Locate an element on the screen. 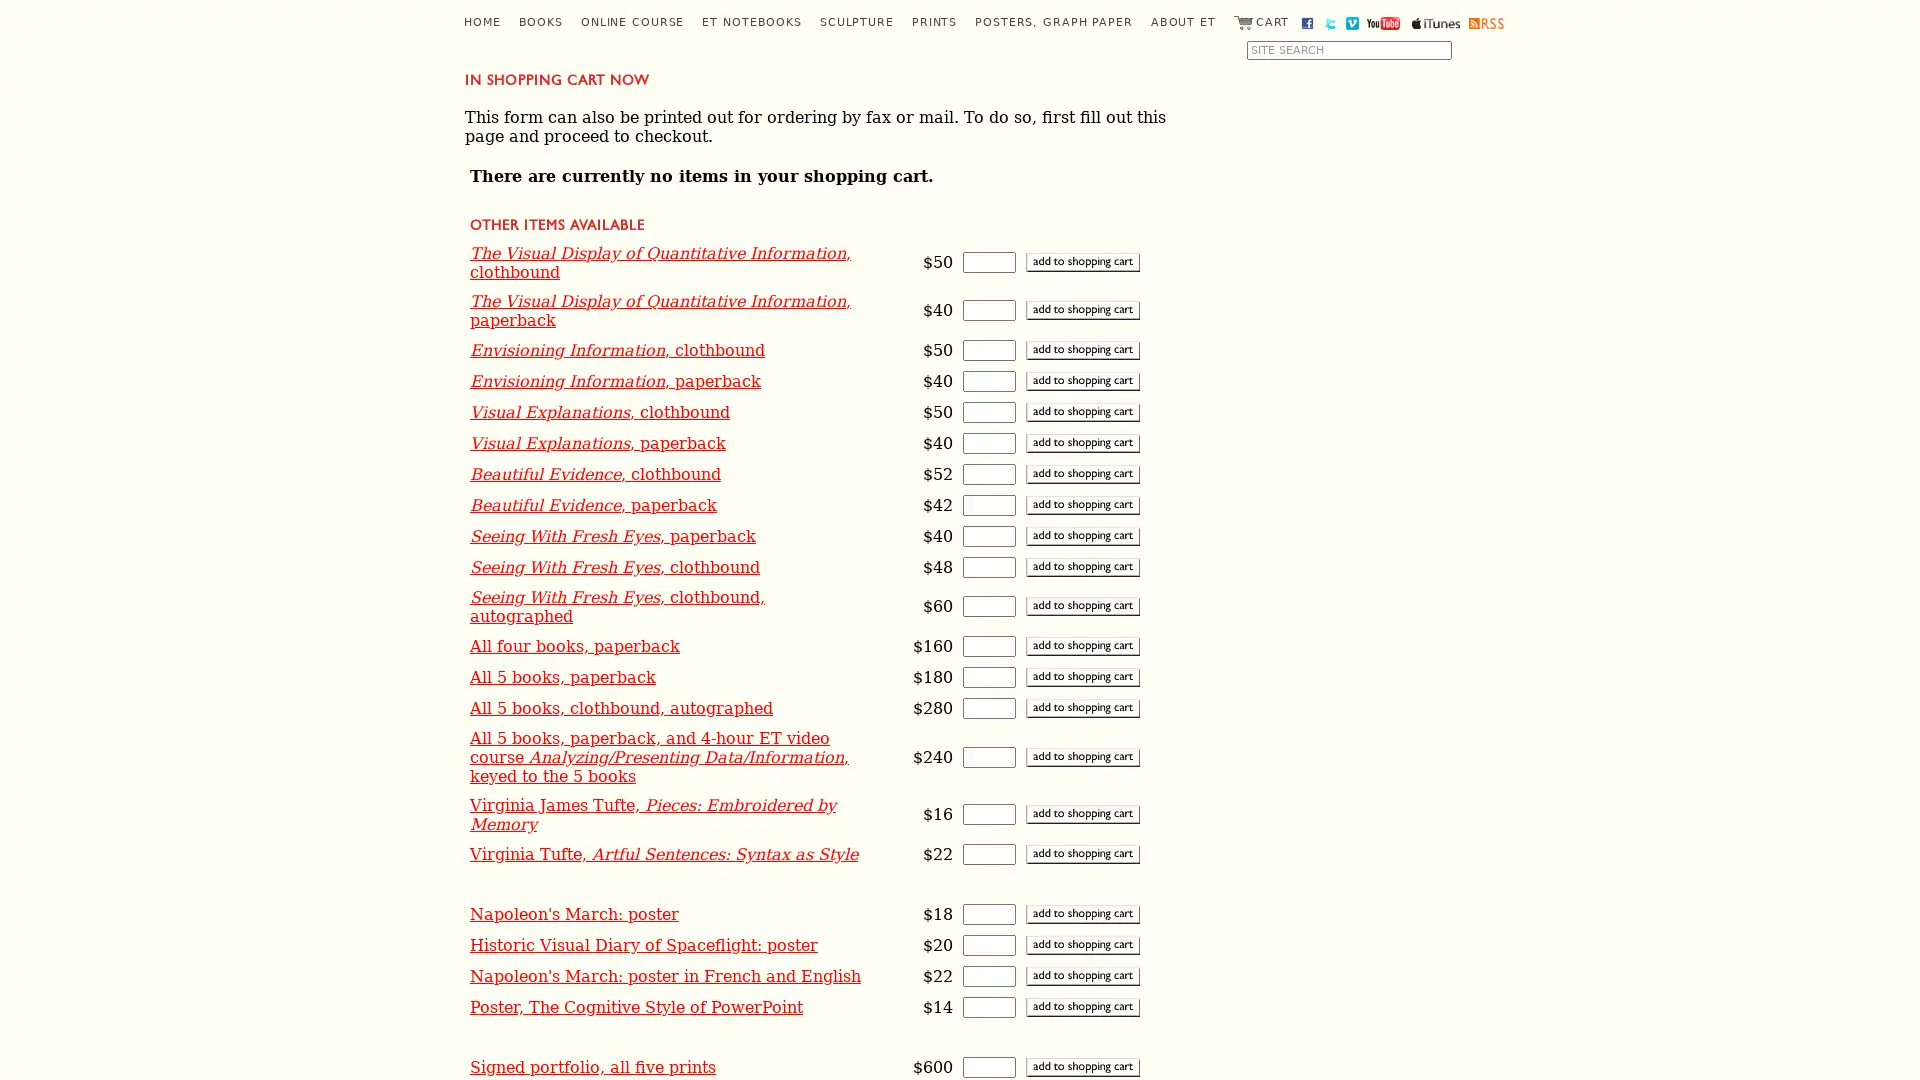  add to shopping cart is located at coordinates (1082, 974).